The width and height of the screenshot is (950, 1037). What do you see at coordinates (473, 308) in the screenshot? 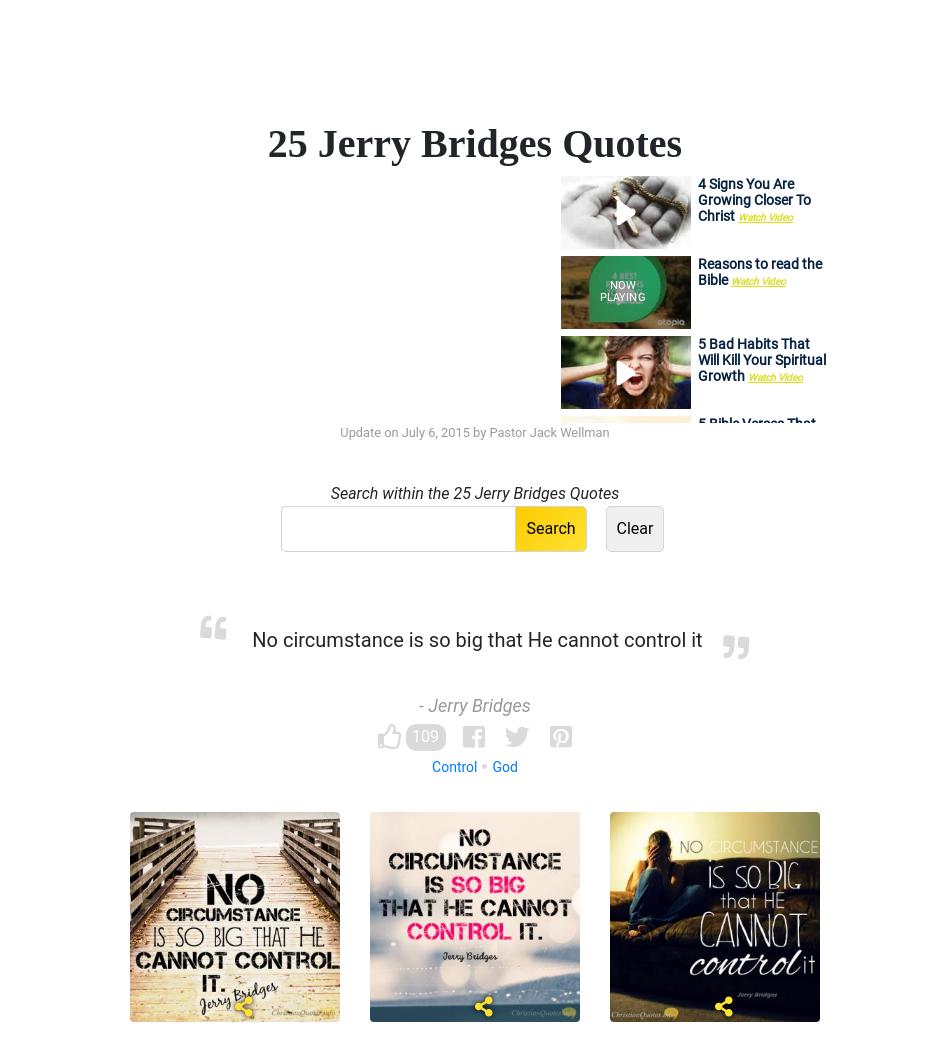
I see `'Contentment'` at bounding box center [473, 308].